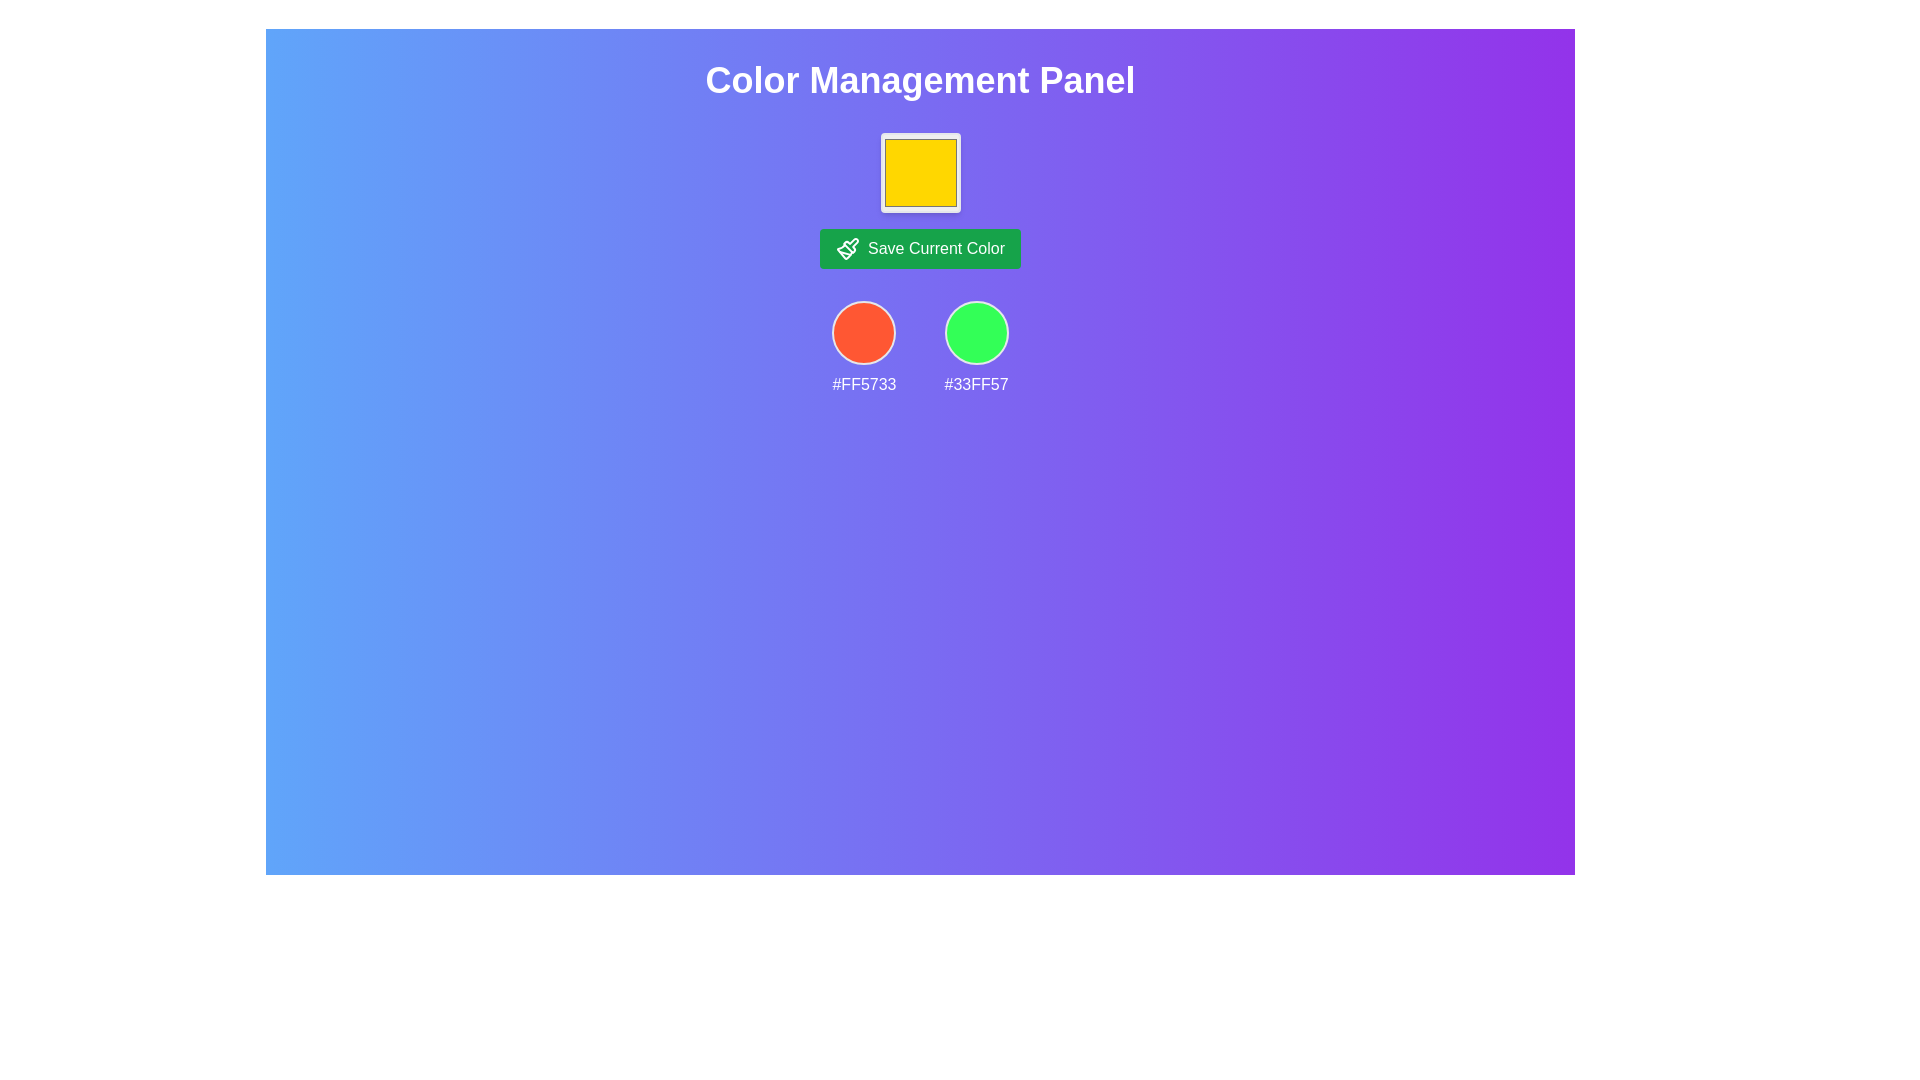 The image size is (1920, 1080). What do you see at coordinates (919, 80) in the screenshot?
I see `the Text Display element that shows the title 'Color Management Panel', which is characterized by a bold white sans-serif font on a gradient blue to purple background, located at the top of the interface` at bounding box center [919, 80].